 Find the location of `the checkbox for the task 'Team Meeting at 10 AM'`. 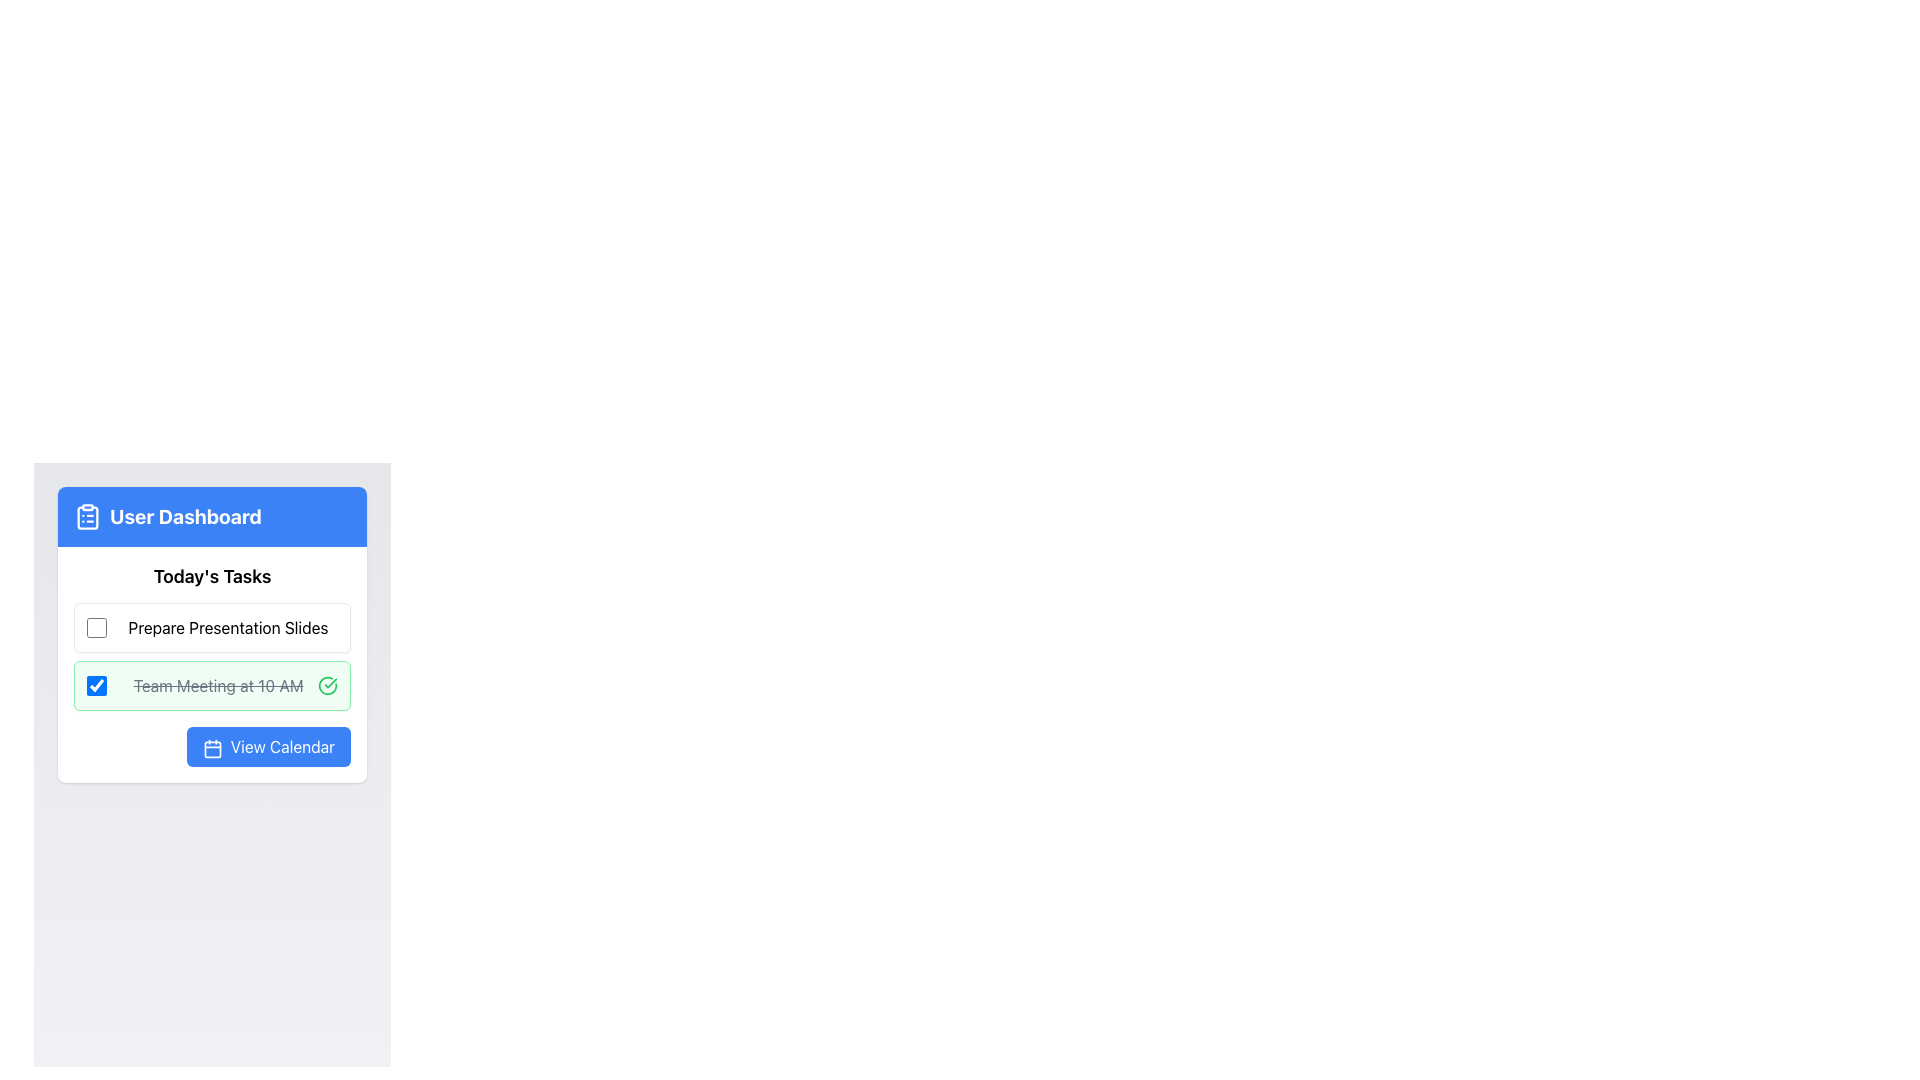

the checkbox for the task 'Team Meeting at 10 AM' is located at coordinates (95, 685).